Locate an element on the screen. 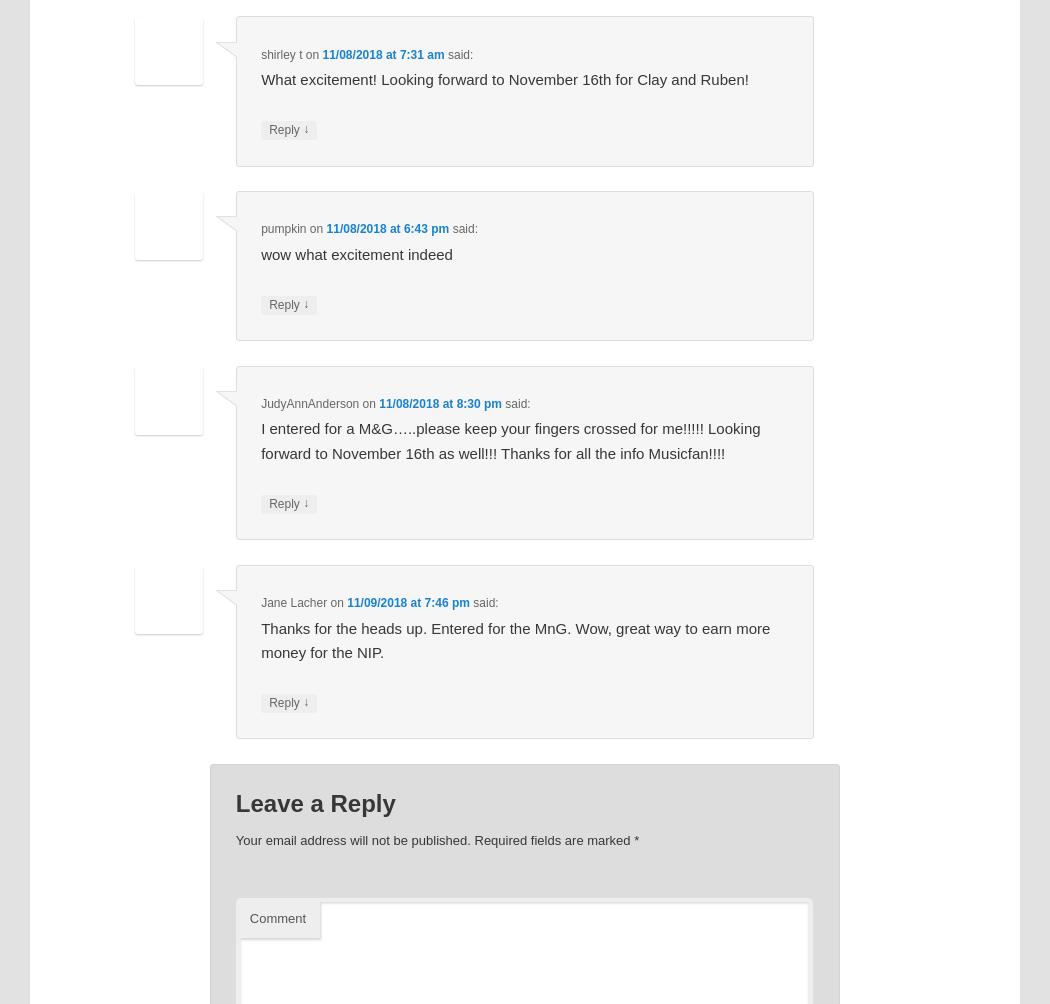 This screenshot has height=1004, width=1050. '11/08/2018 at 7:31 am' is located at coordinates (383, 54).